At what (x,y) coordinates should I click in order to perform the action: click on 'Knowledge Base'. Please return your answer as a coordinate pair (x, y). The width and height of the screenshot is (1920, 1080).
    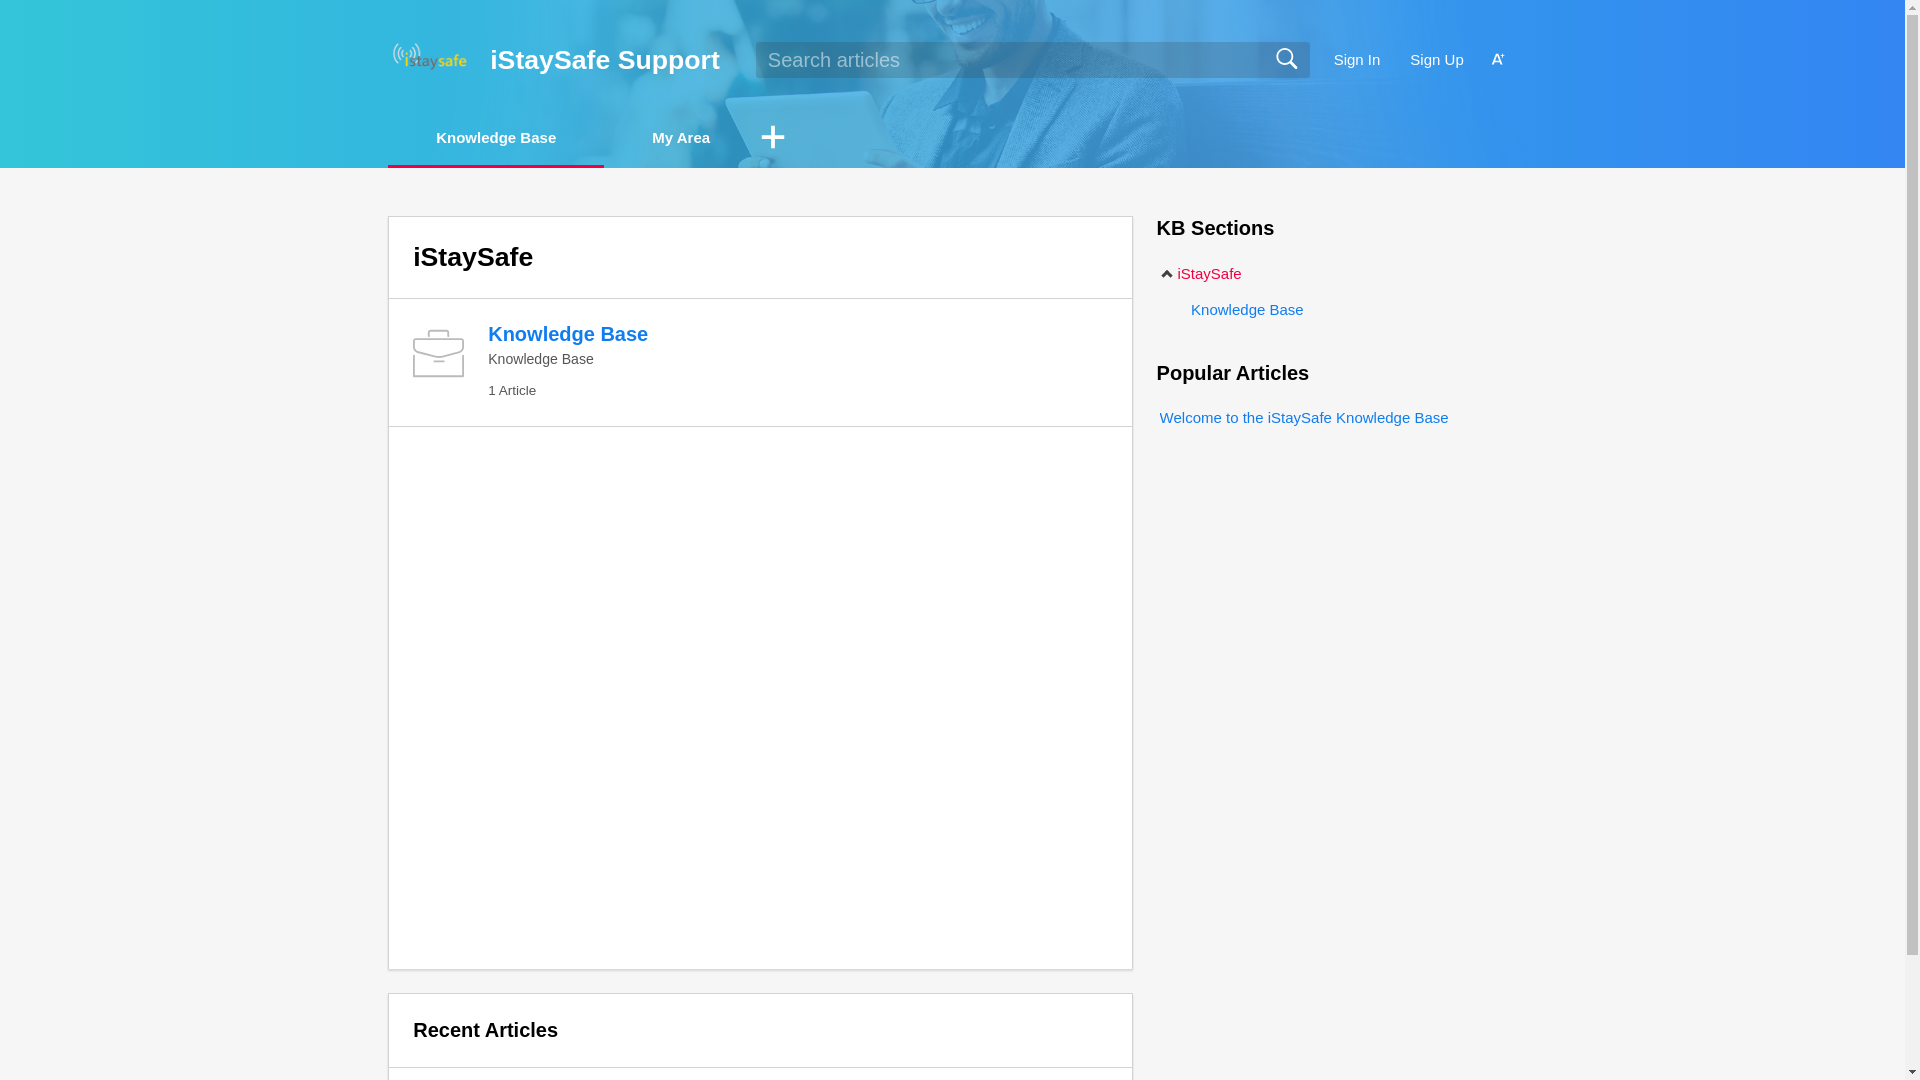
    Looking at the image, I should click on (1184, 309).